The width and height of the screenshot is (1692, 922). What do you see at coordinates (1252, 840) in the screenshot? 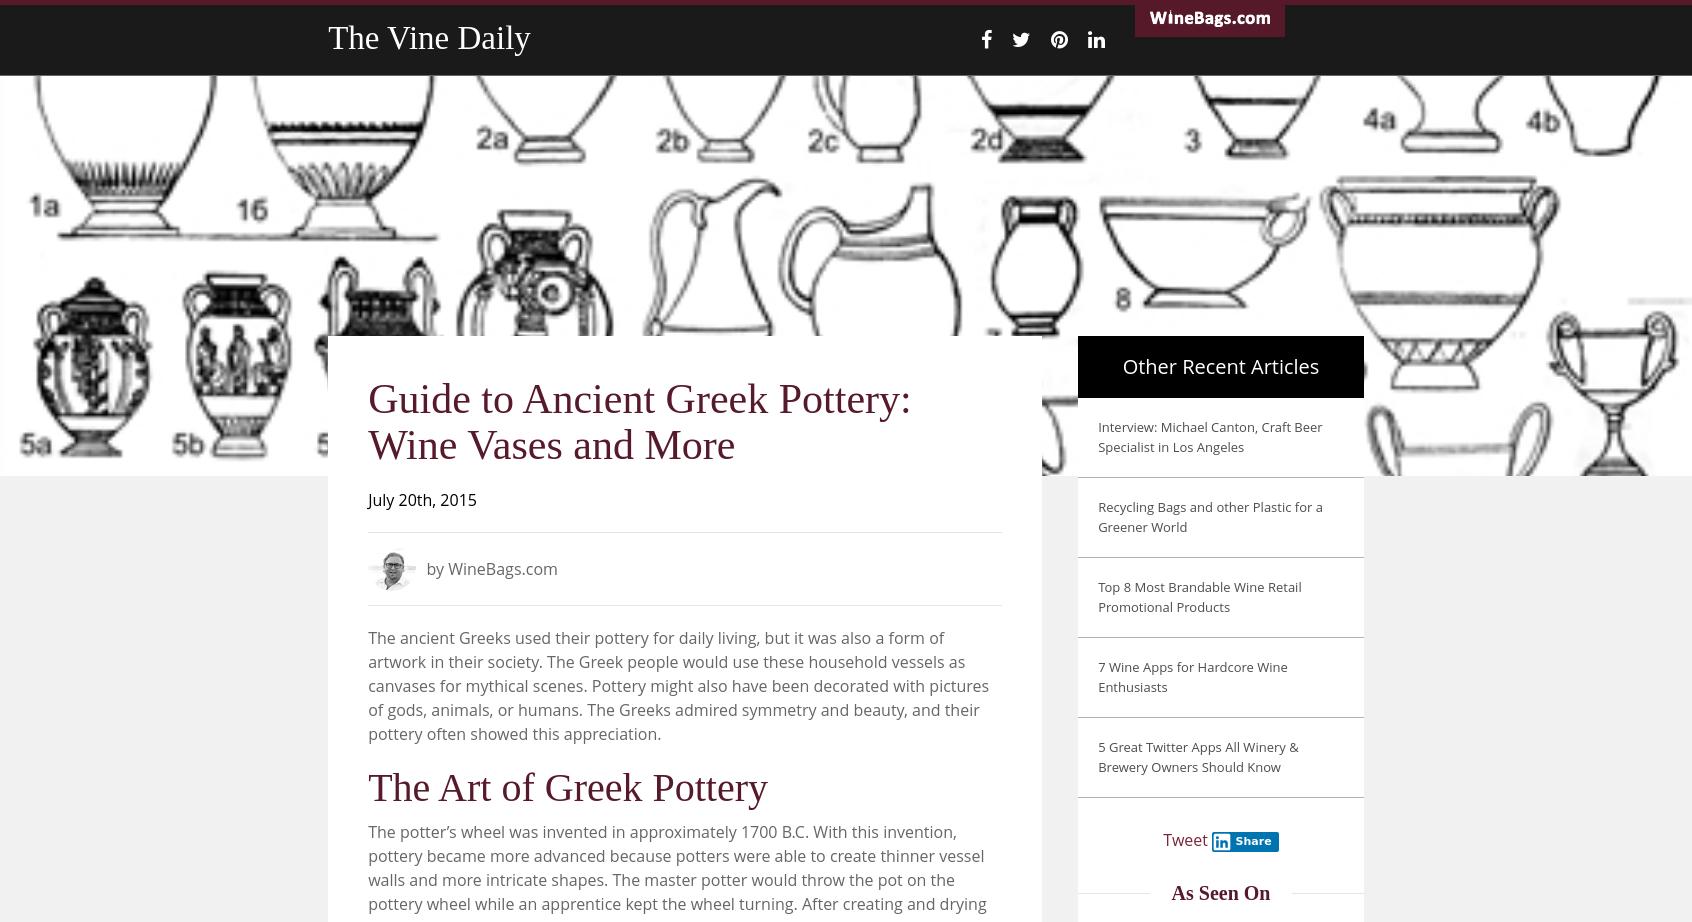
I see `'Share'` at bounding box center [1252, 840].